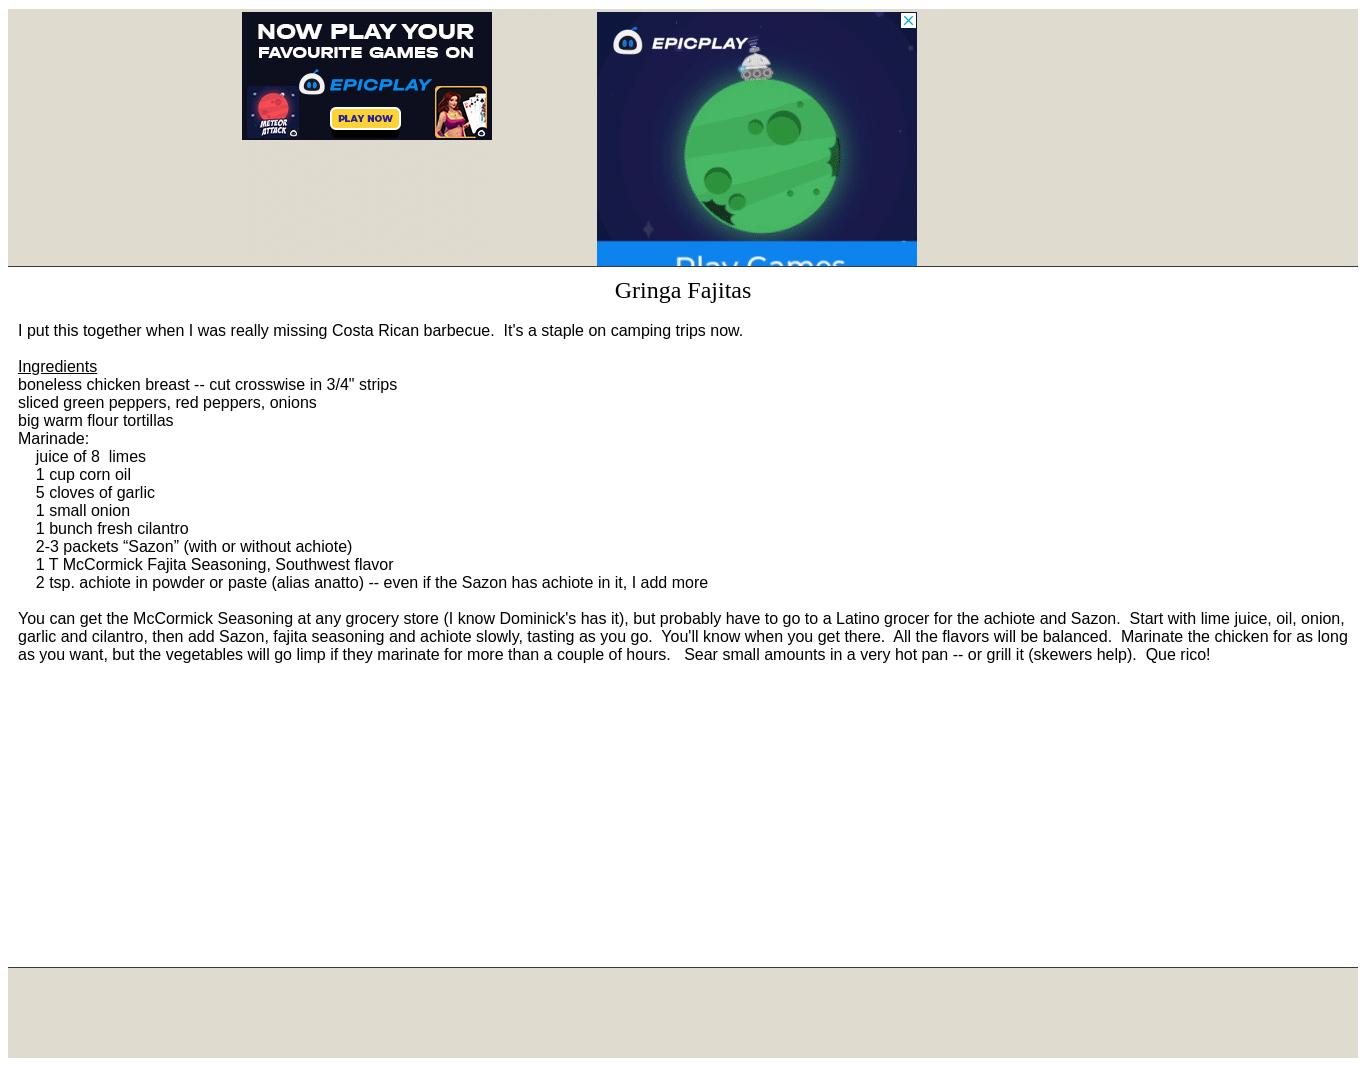 The width and height of the screenshot is (1366, 1066). Describe the element at coordinates (86, 492) in the screenshot. I see `'5 cloves of garlic'` at that location.